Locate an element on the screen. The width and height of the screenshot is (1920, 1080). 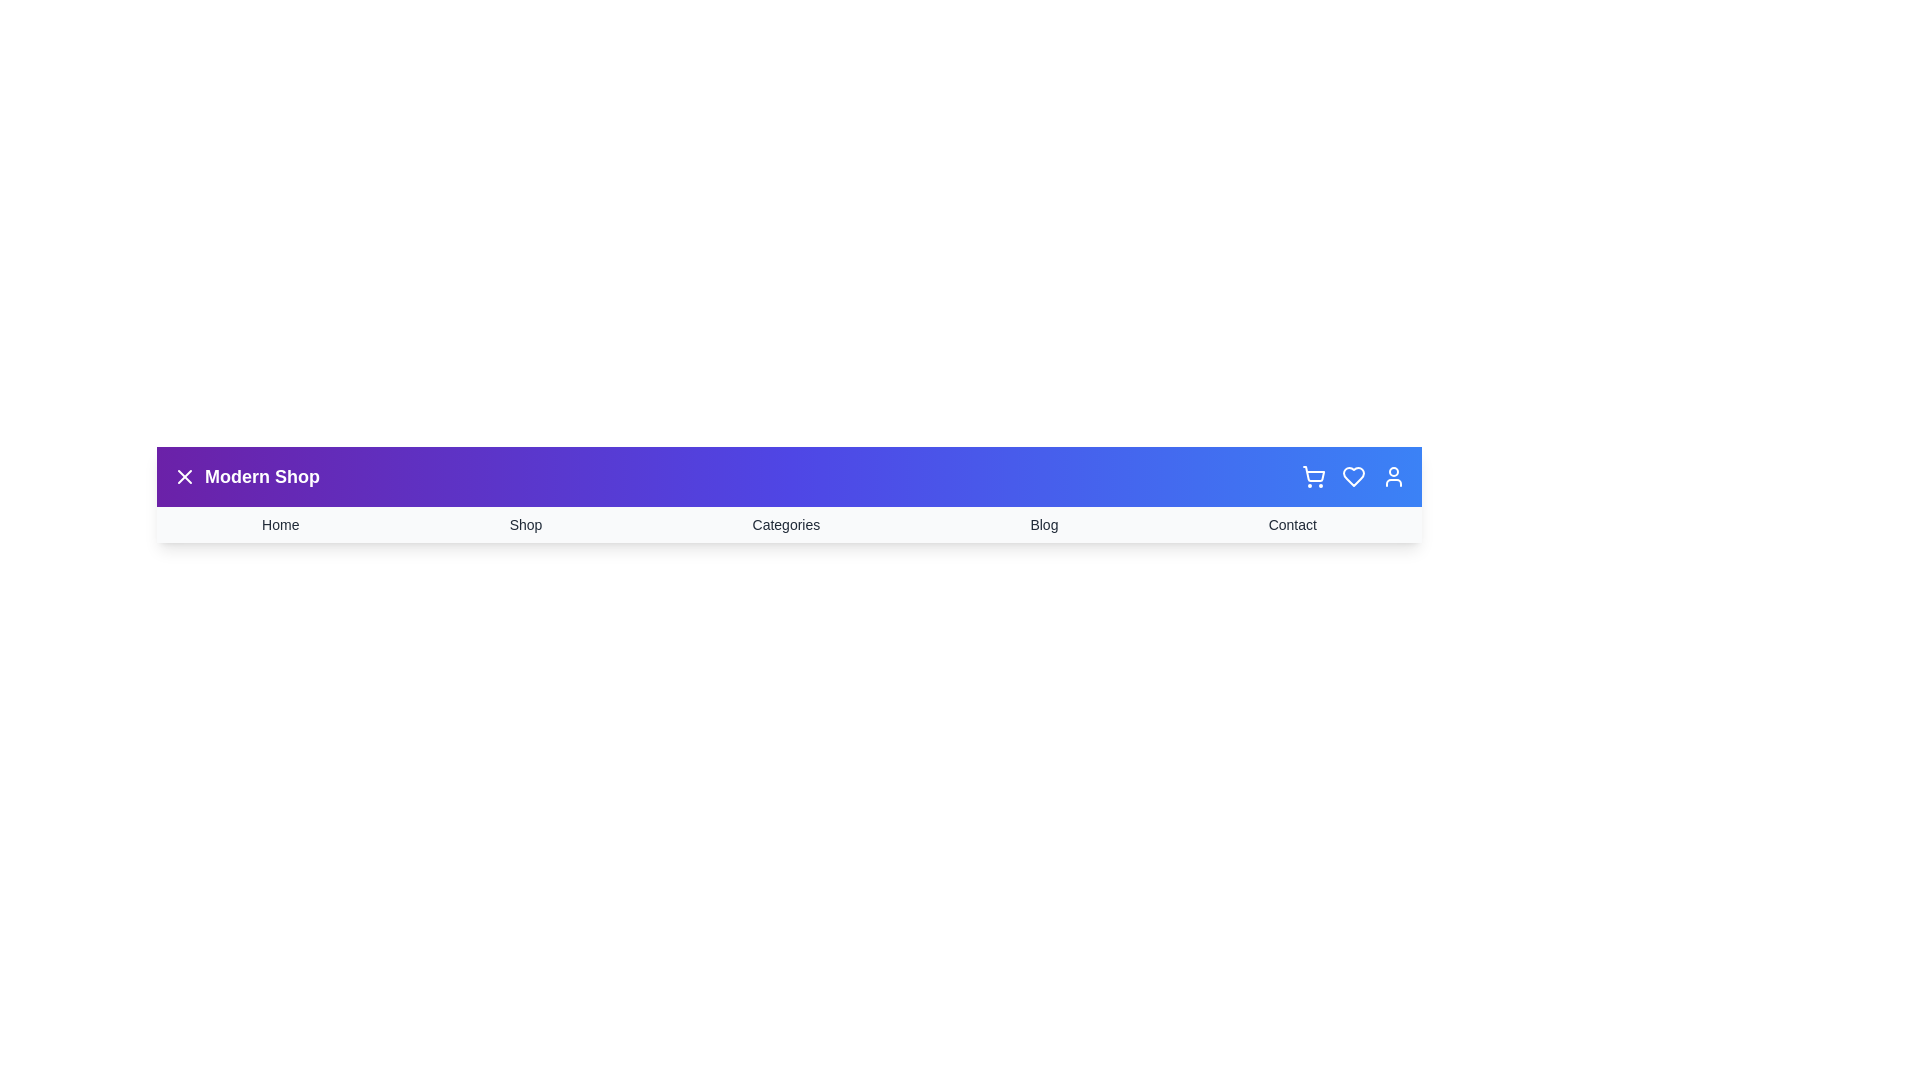
the Categories menu item in the navigation bar is located at coordinates (785, 523).